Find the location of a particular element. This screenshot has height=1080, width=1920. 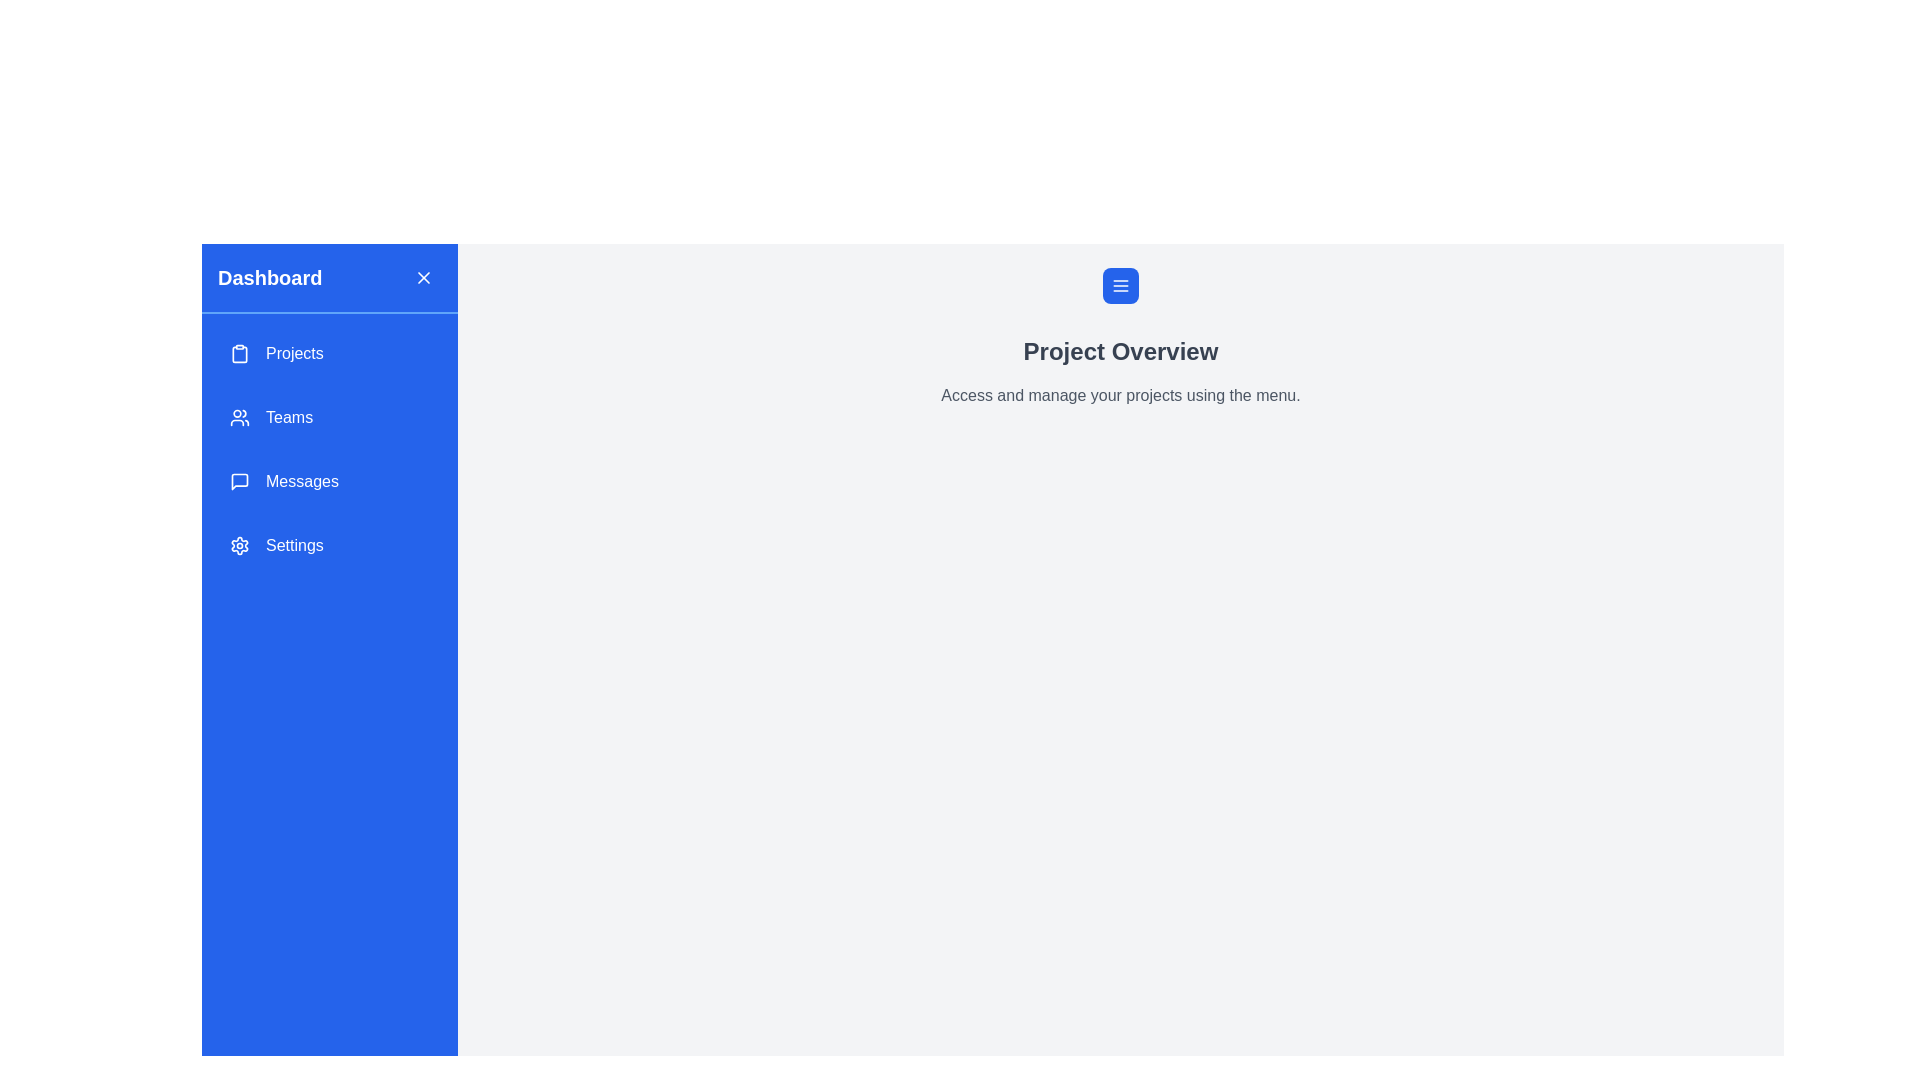

the menu toggle button located in the top-central portion of the interface, above the 'Project Overview' section is located at coordinates (1121, 285).